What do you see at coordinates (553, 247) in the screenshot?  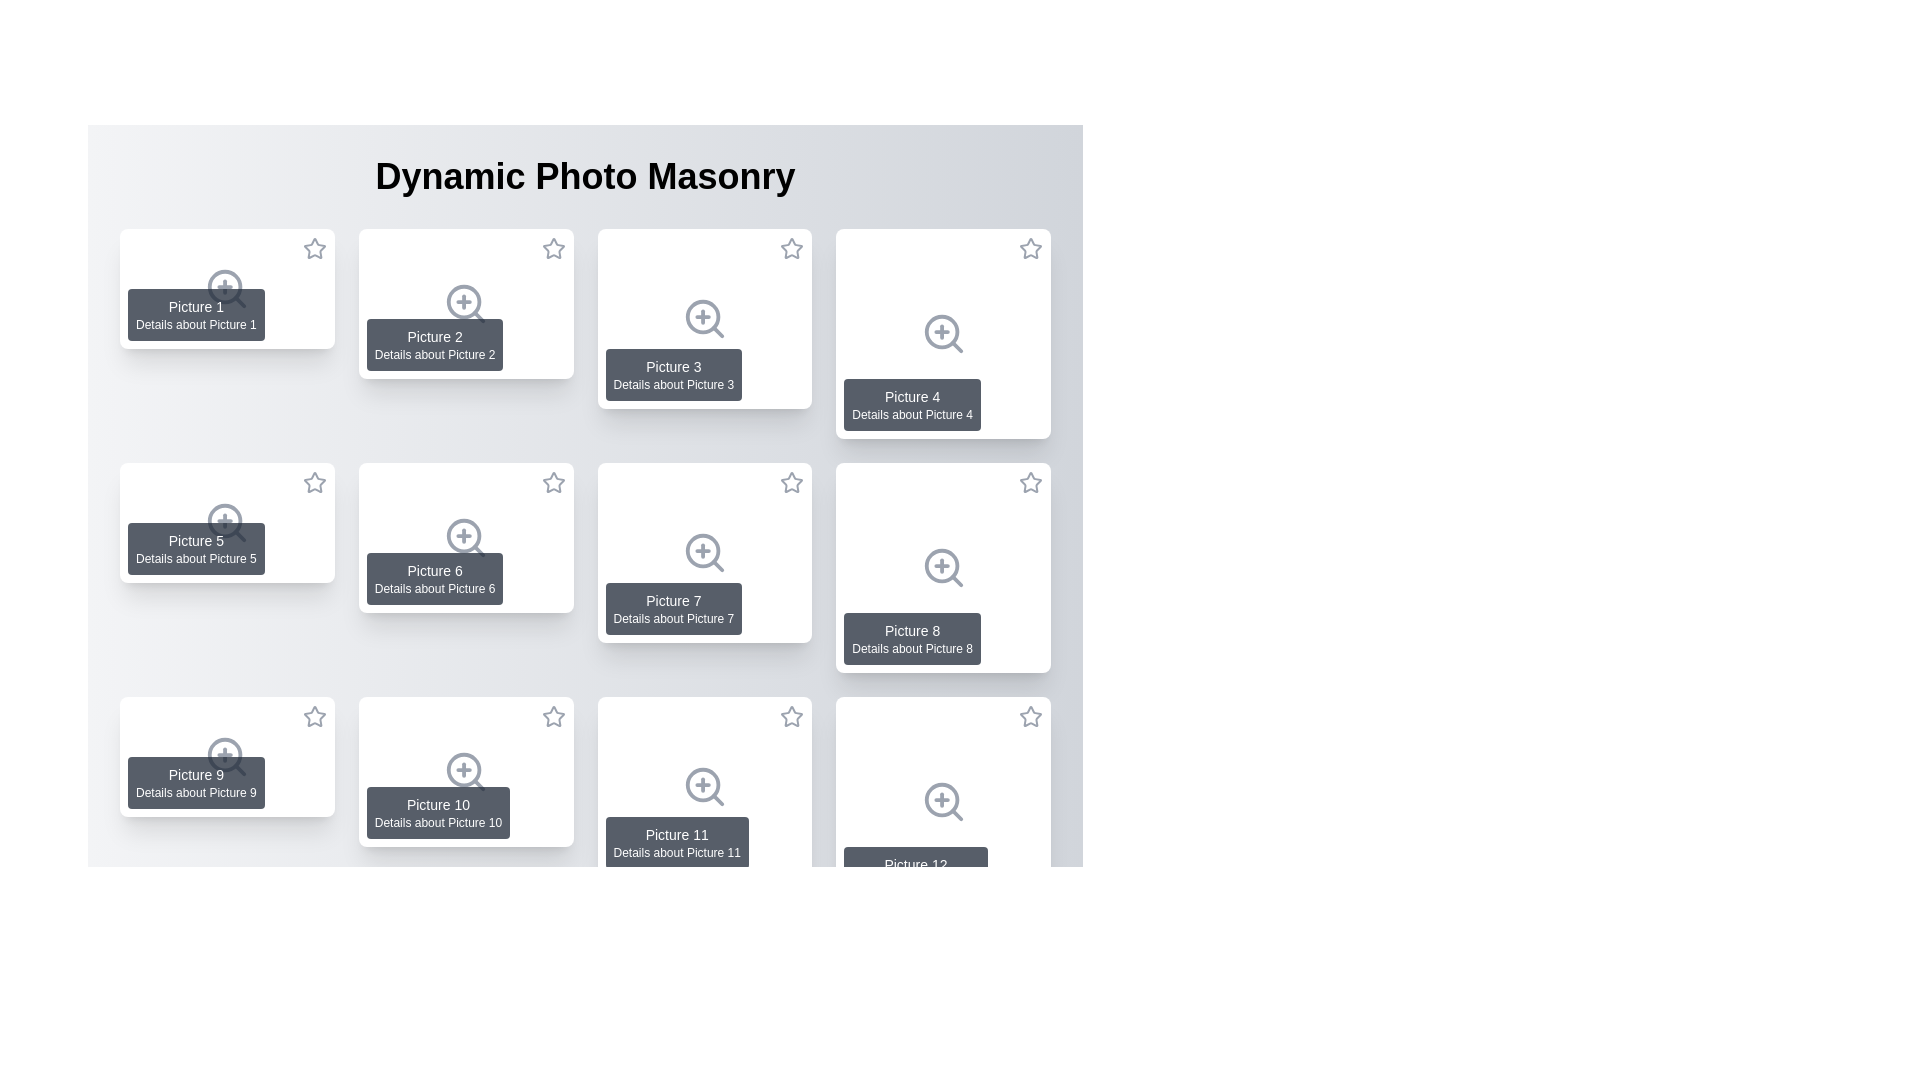 I see `the star icon button located in the top-right corner of the card labeled 'Picture 2' to mark the associated item as a favorite` at bounding box center [553, 247].